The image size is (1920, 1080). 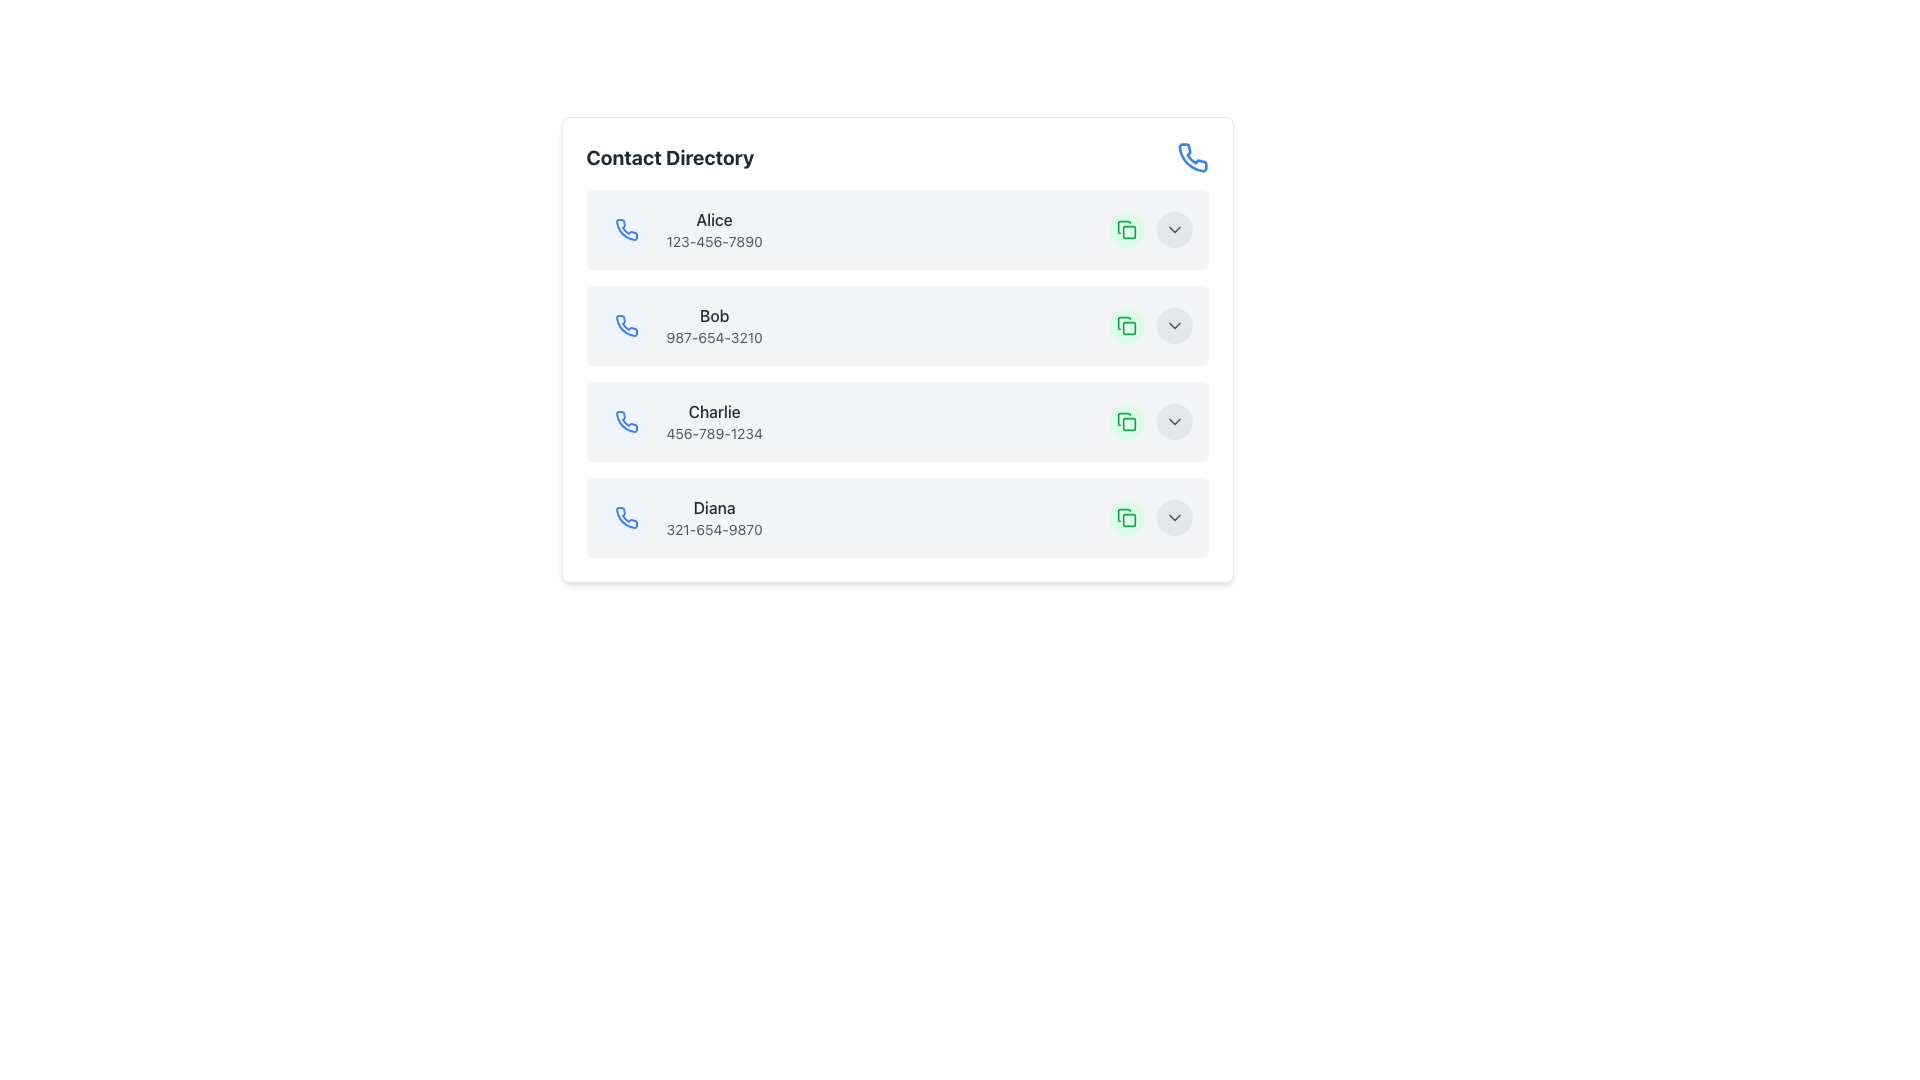 What do you see at coordinates (1123, 514) in the screenshot?
I see `the 'Copy' icon located to the right of the phone number in the 'Contact Directory' list` at bounding box center [1123, 514].